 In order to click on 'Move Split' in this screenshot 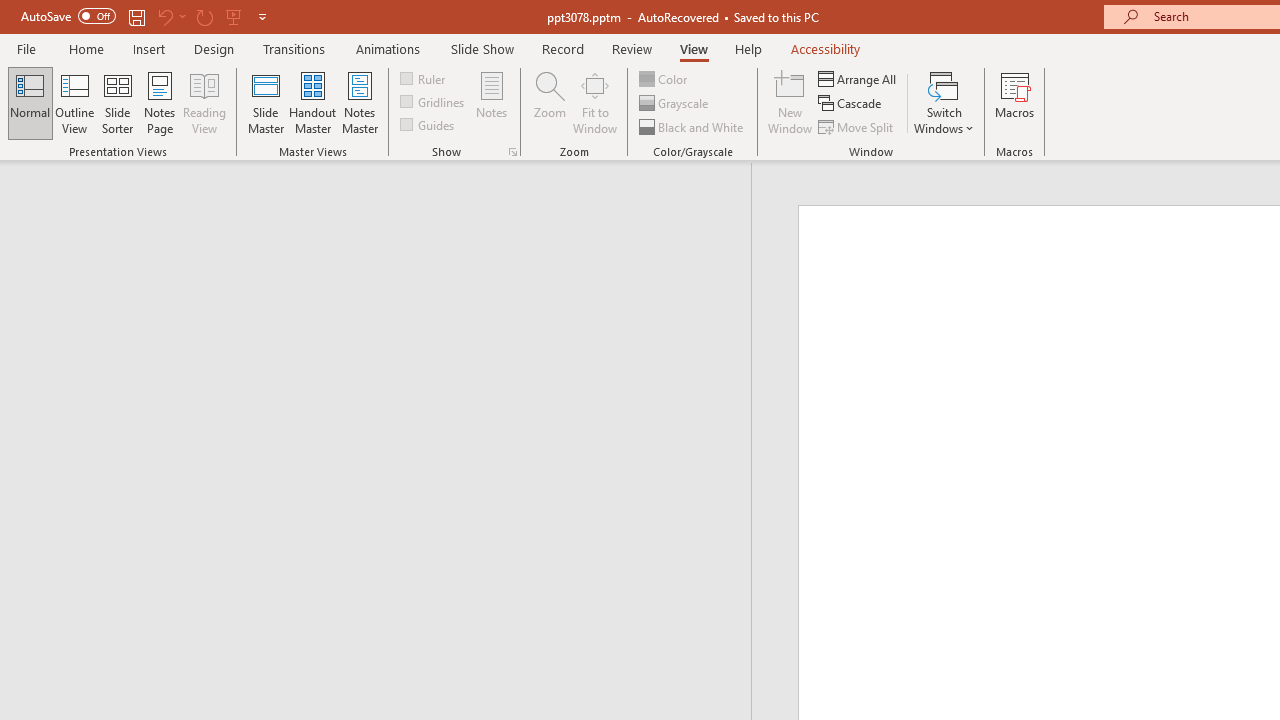, I will do `click(857, 127)`.